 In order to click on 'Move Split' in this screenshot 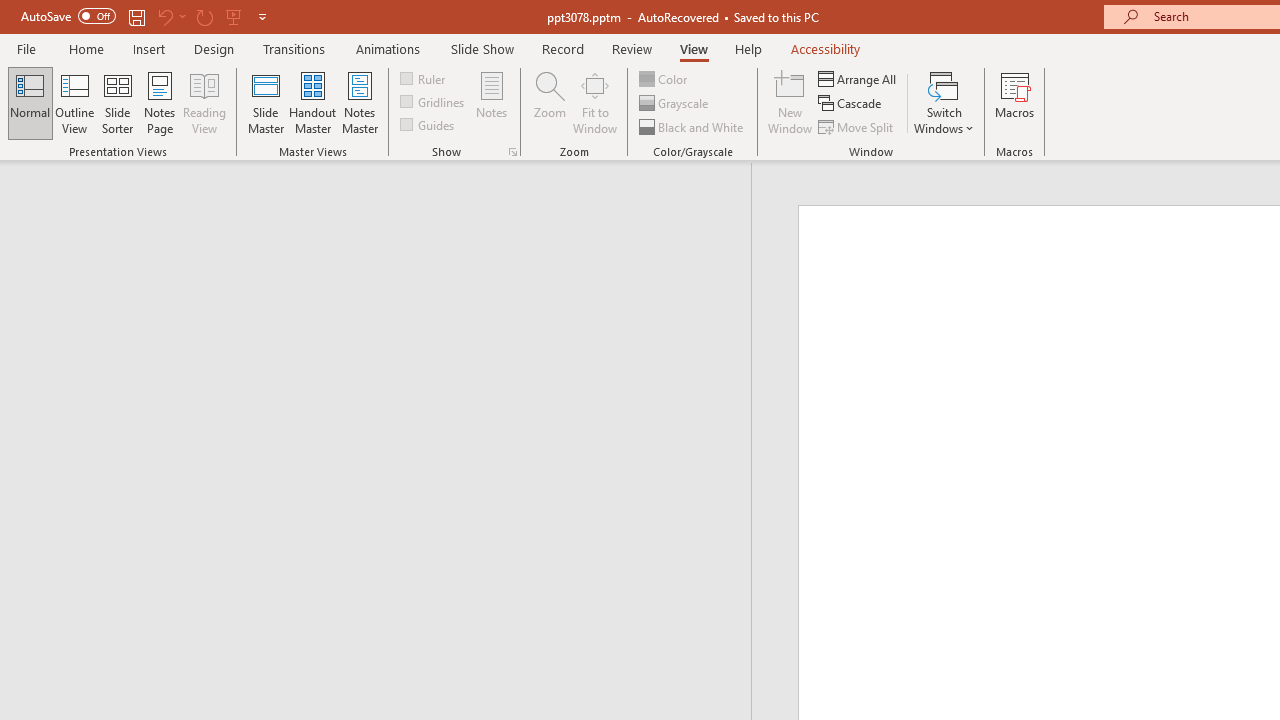, I will do `click(857, 127)`.